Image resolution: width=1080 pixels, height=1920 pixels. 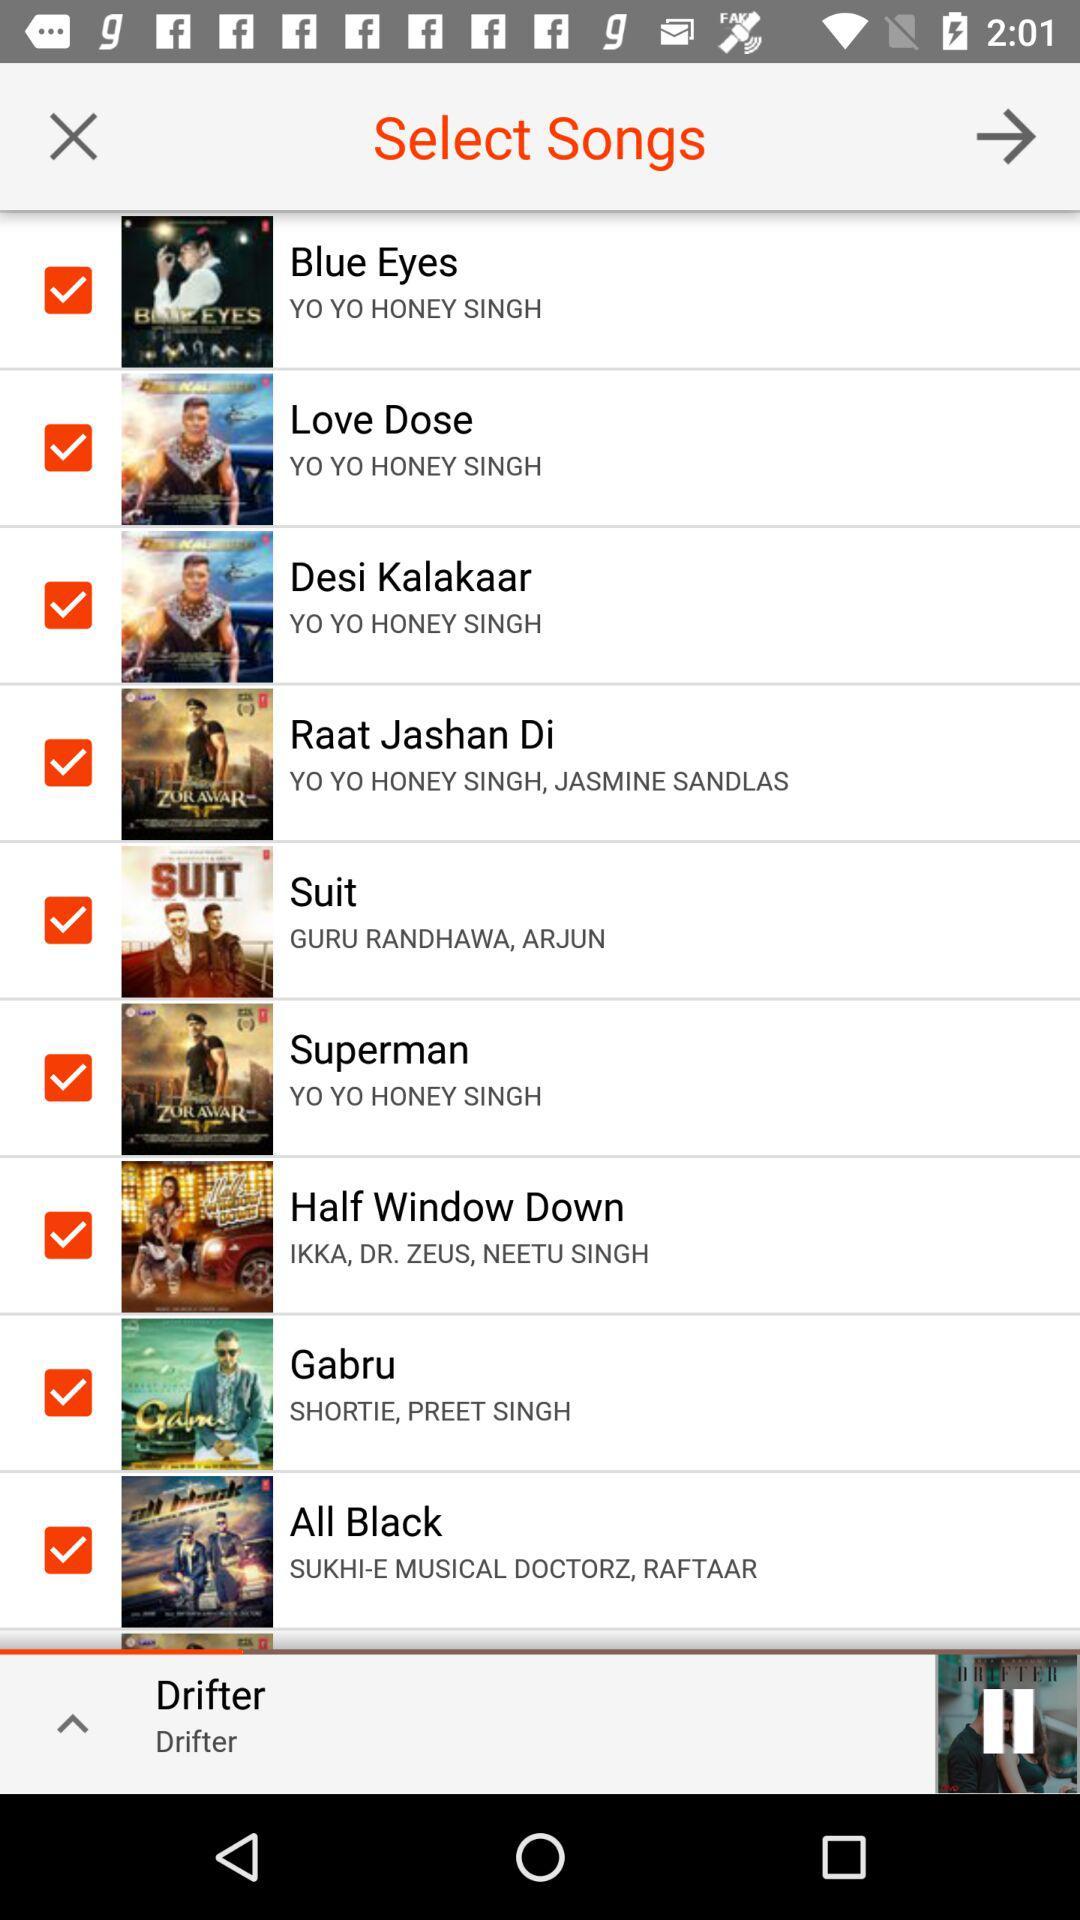 What do you see at coordinates (72, 135) in the screenshot?
I see `page` at bounding box center [72, 135].